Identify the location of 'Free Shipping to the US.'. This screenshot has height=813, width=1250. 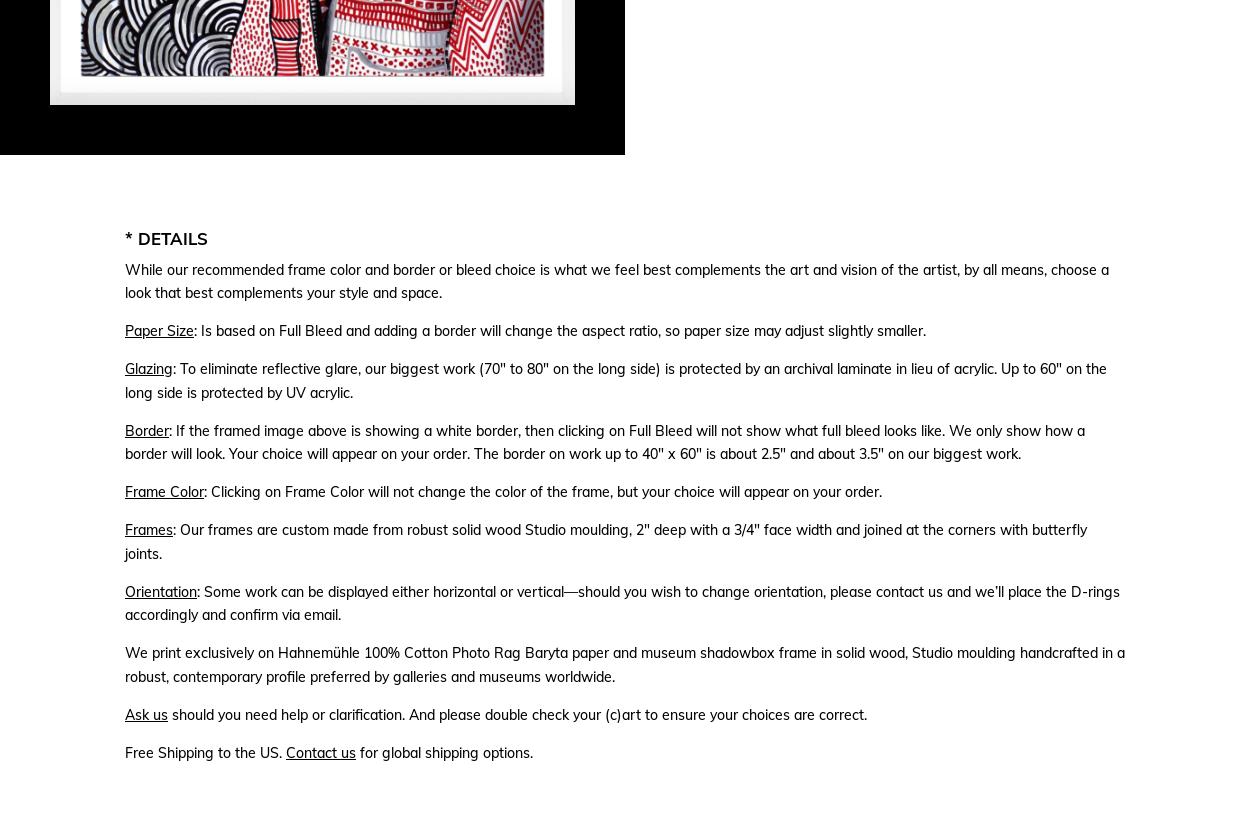
(204, 752).